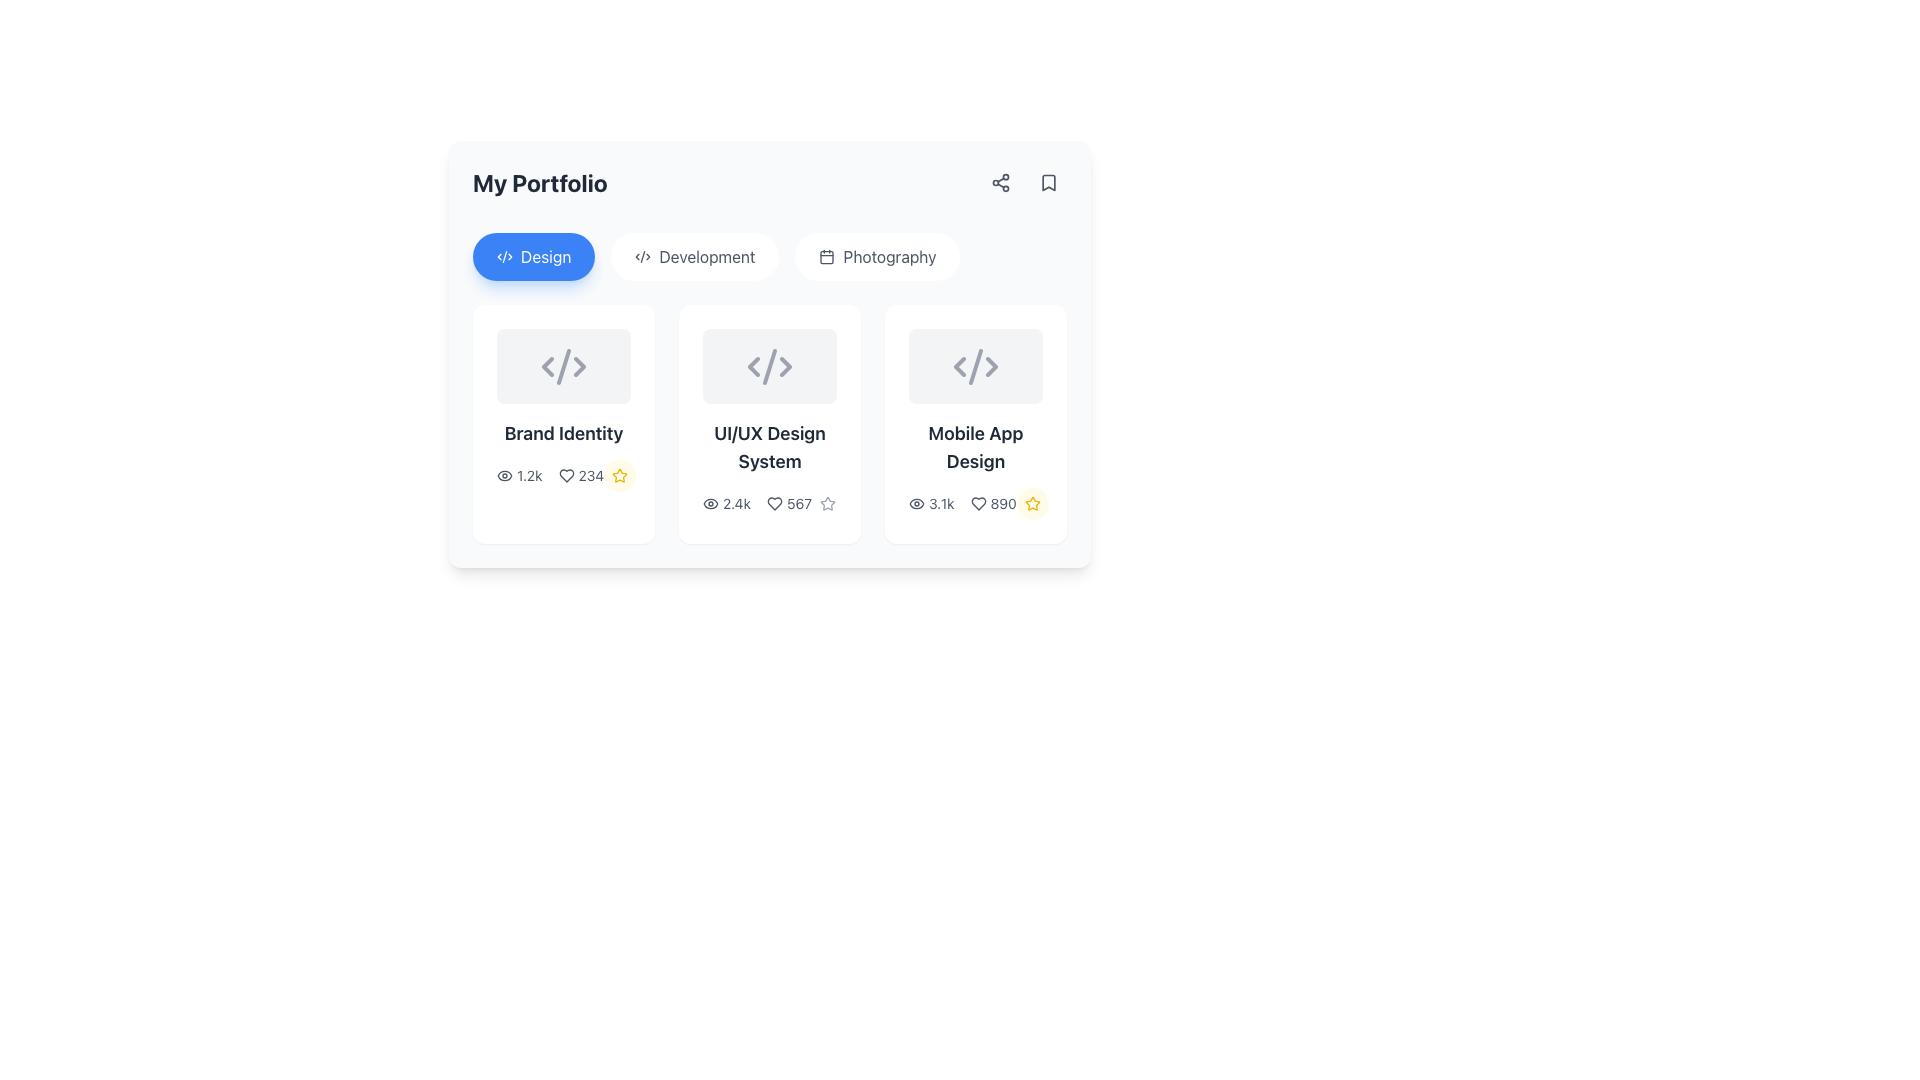  What do you see at coordinates (1048, 182) in the screenshot?
I see `the bookmark icon located at the top-right corner of the card layout` at bounding box center [1048, 182].